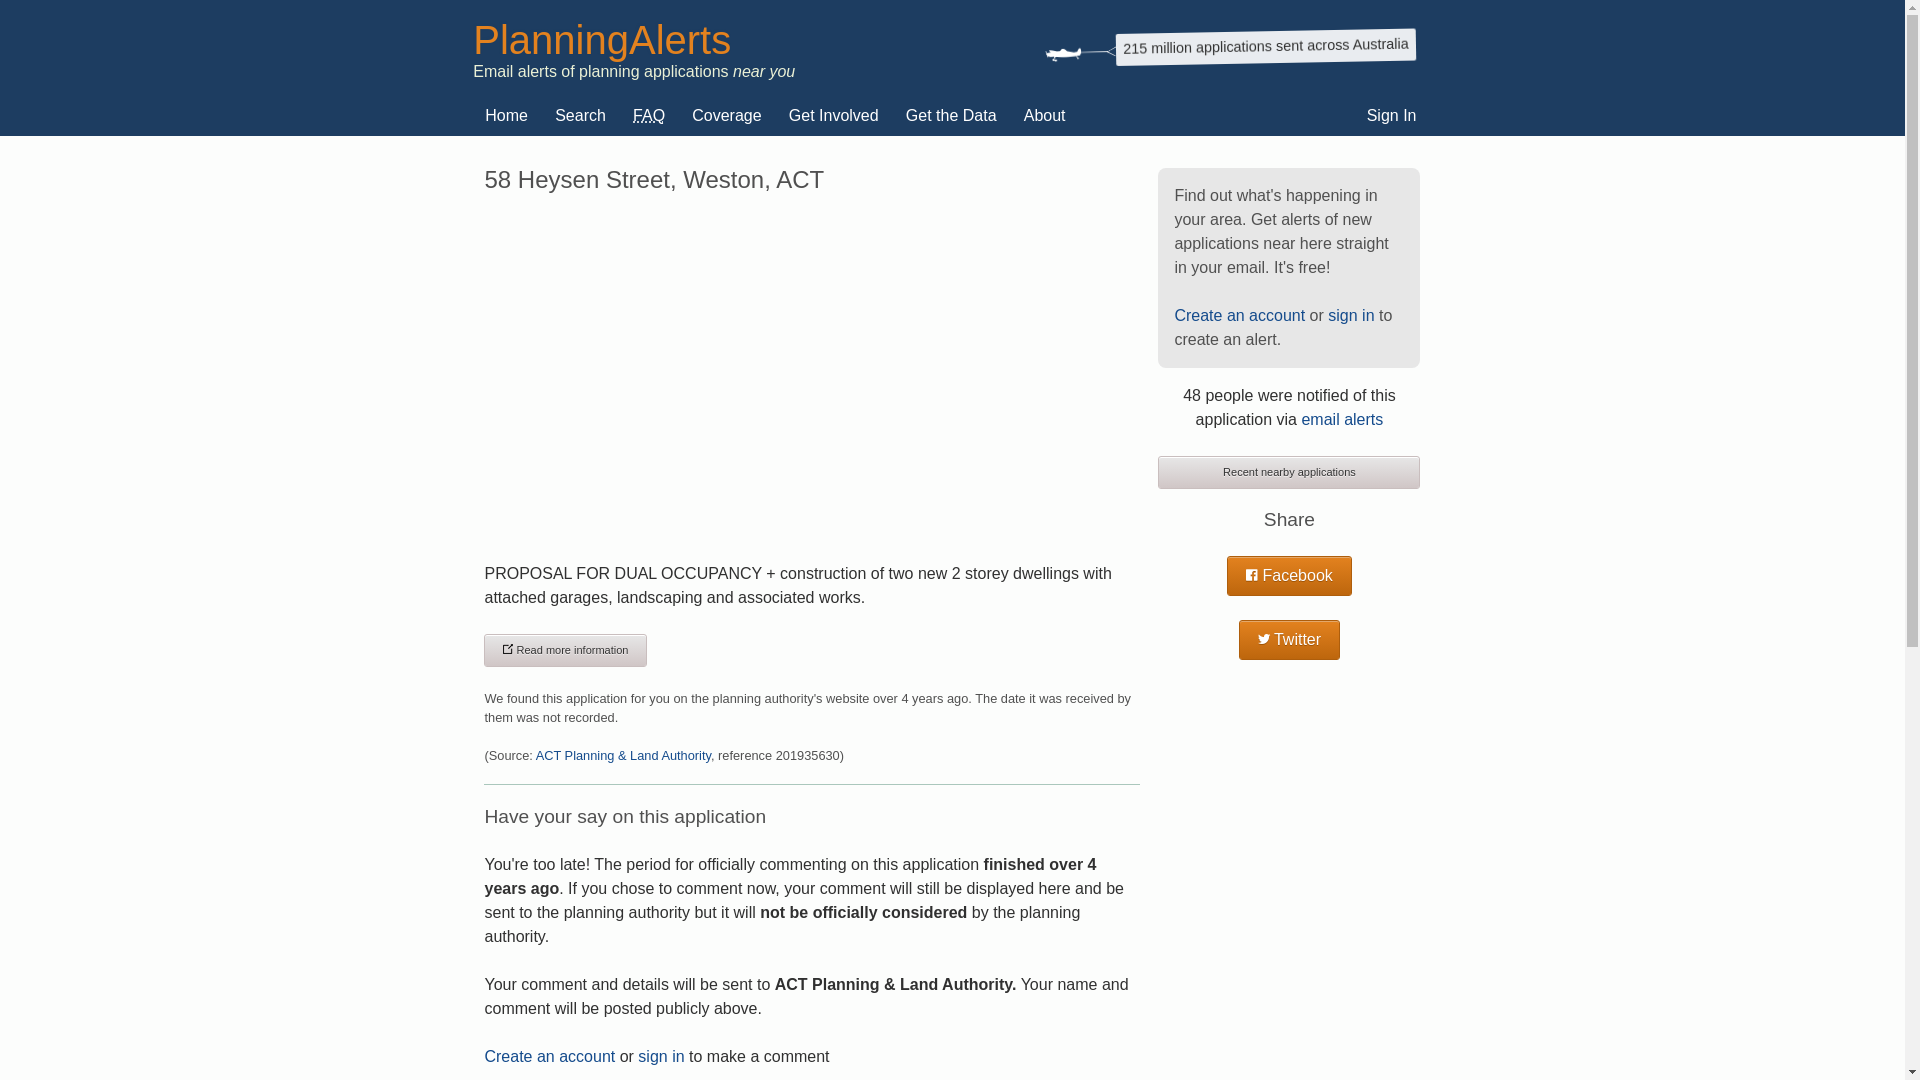  What do you see at coordinates (1342, 418) in the screenshot?
I see `'email alerts'` at bounding box center [1342, 418].